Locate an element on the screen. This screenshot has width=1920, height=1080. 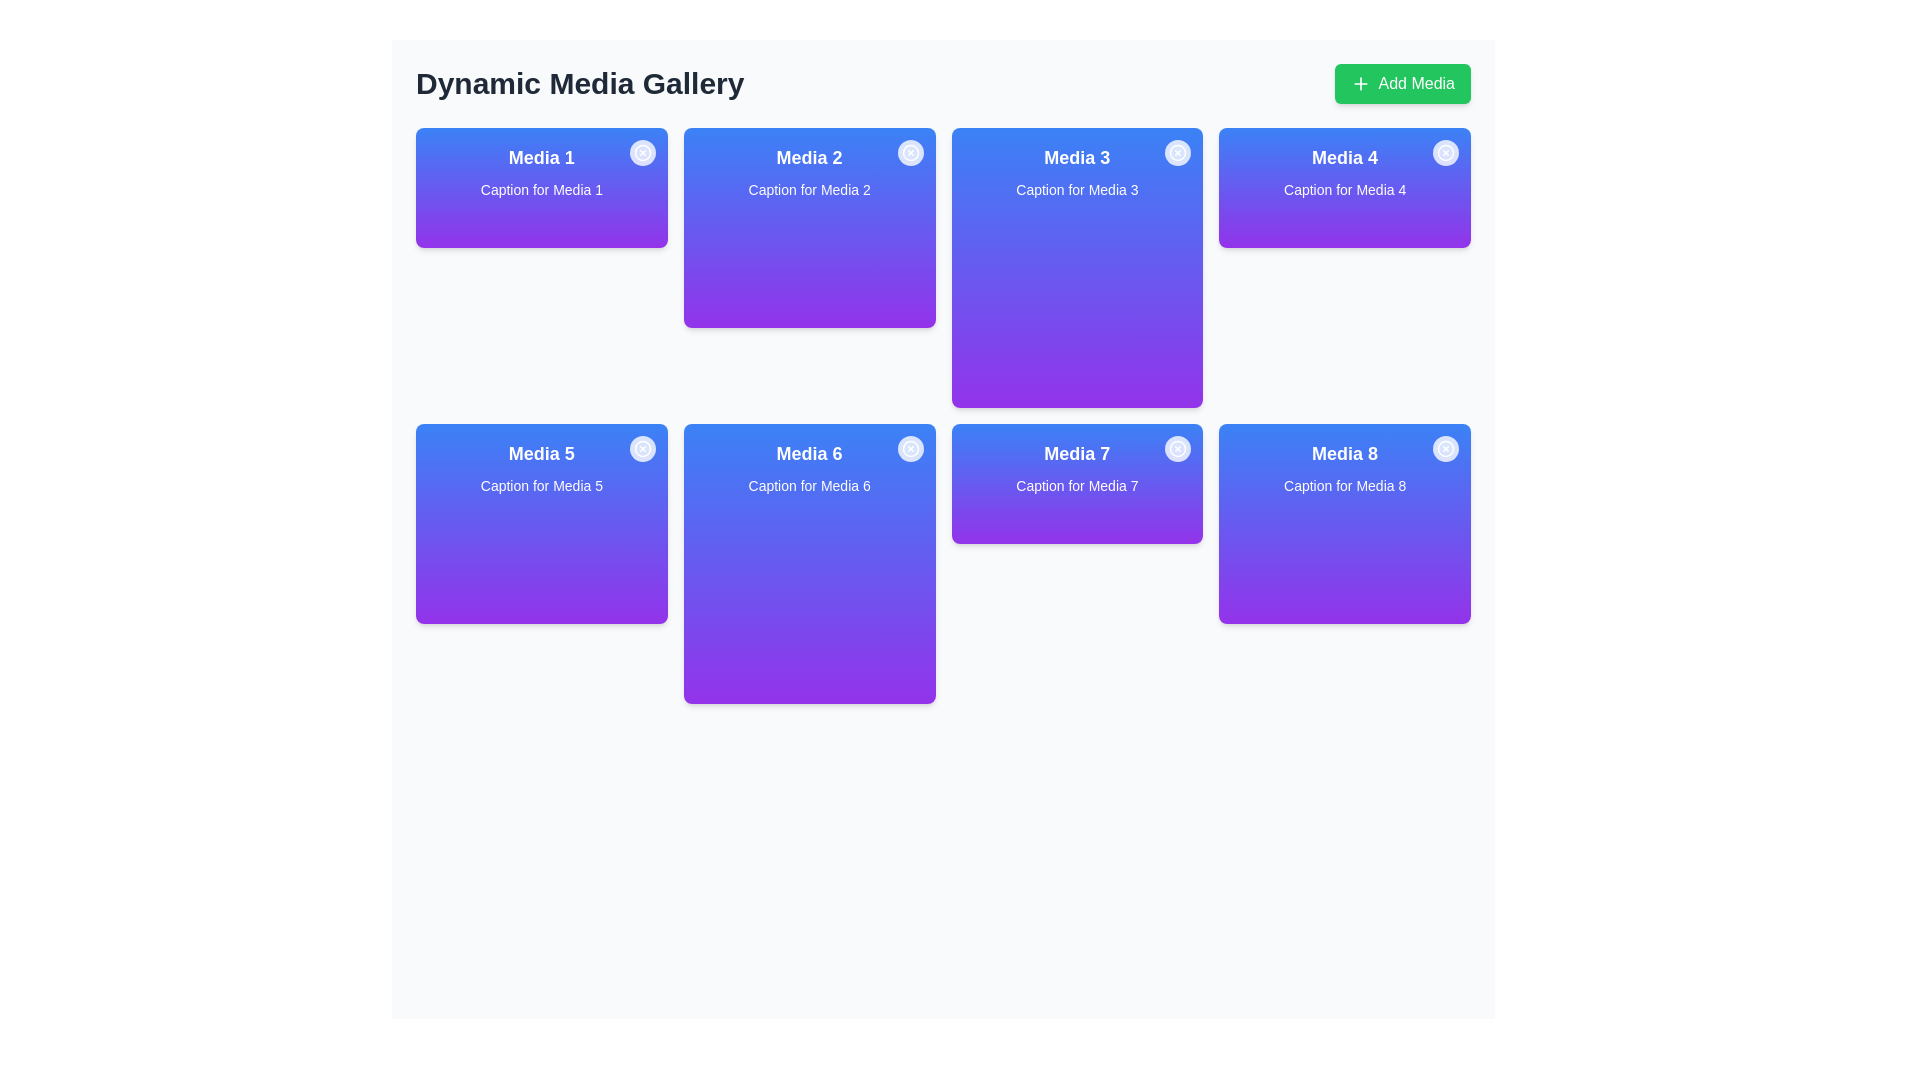
the close button icon located at the top-right corner of the card labeled 'Media 6' is located at coordinates (909, 447).